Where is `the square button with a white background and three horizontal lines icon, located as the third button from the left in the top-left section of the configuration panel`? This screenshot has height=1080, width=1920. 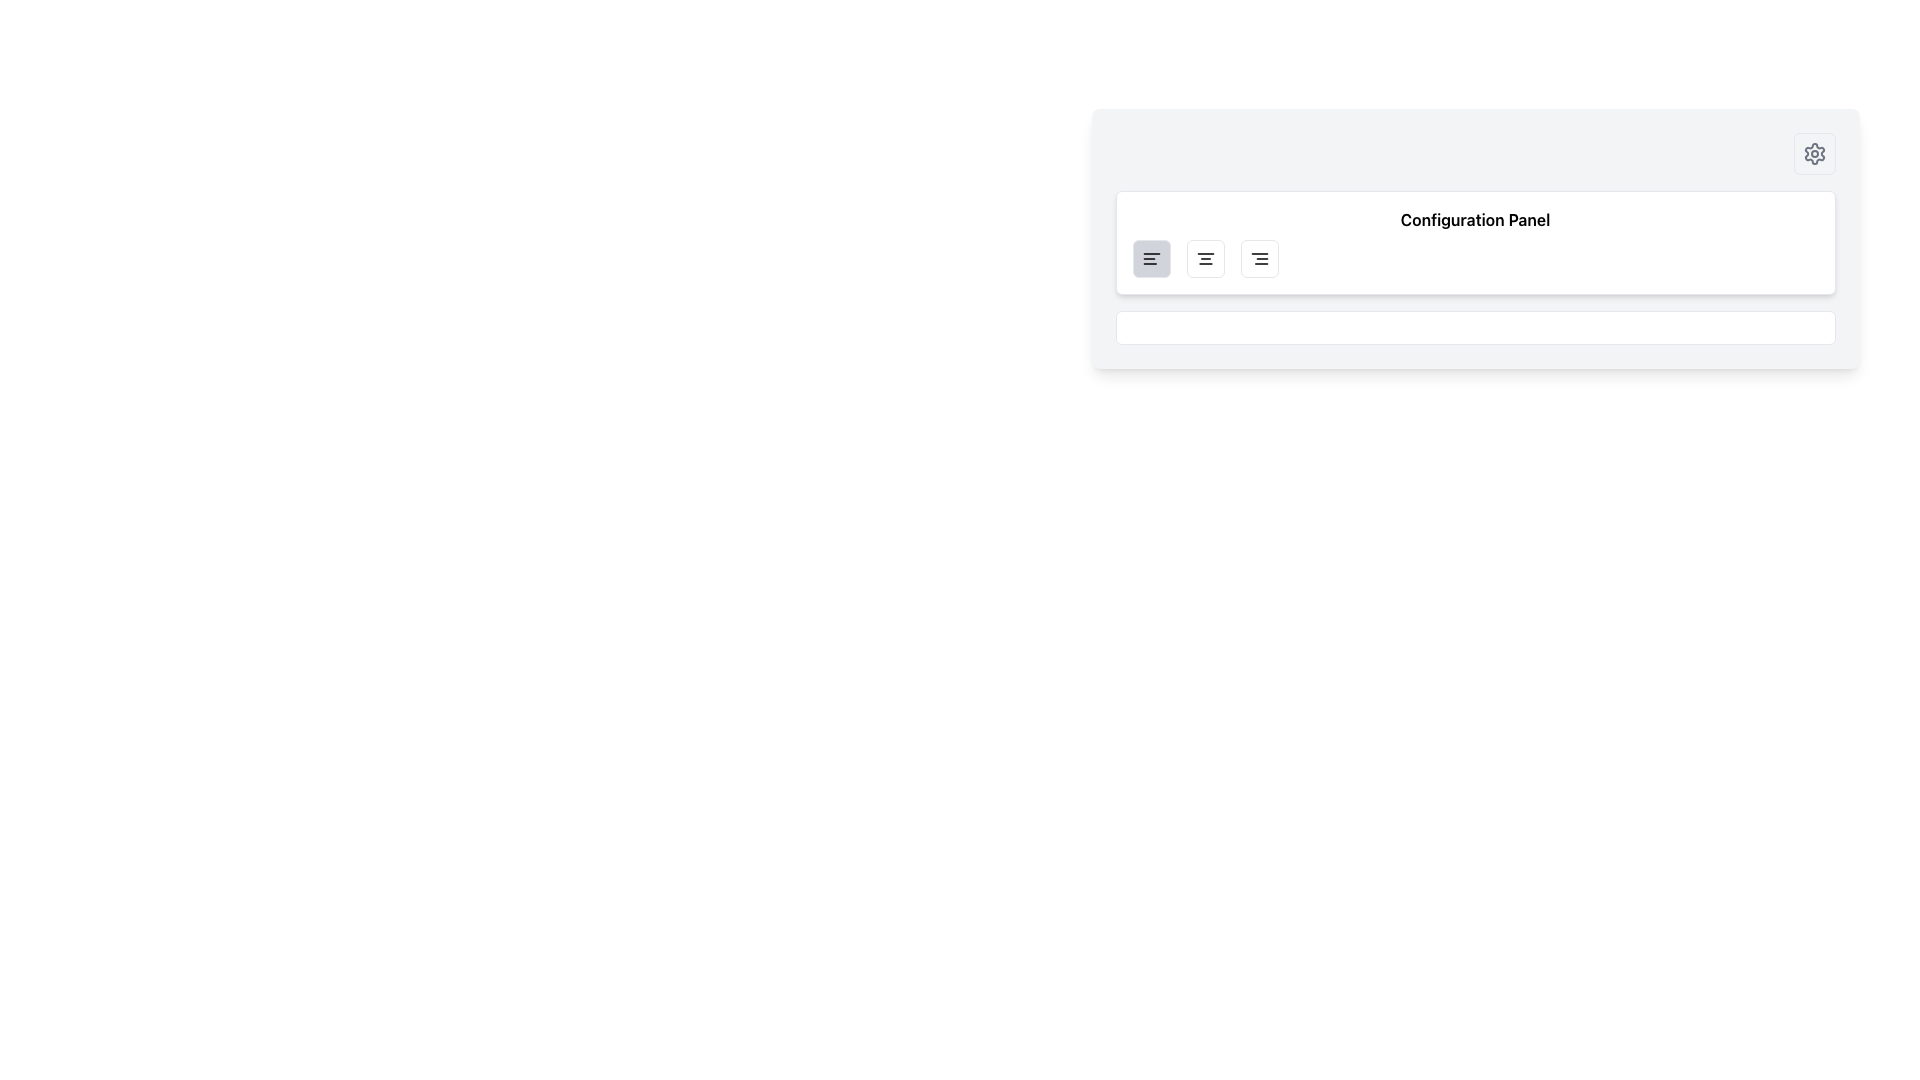 the square button with a white background and three horizontal lines icon, located as the third button from the left in the top-left section of the configuration panel is located at coordinates (1258, 257).